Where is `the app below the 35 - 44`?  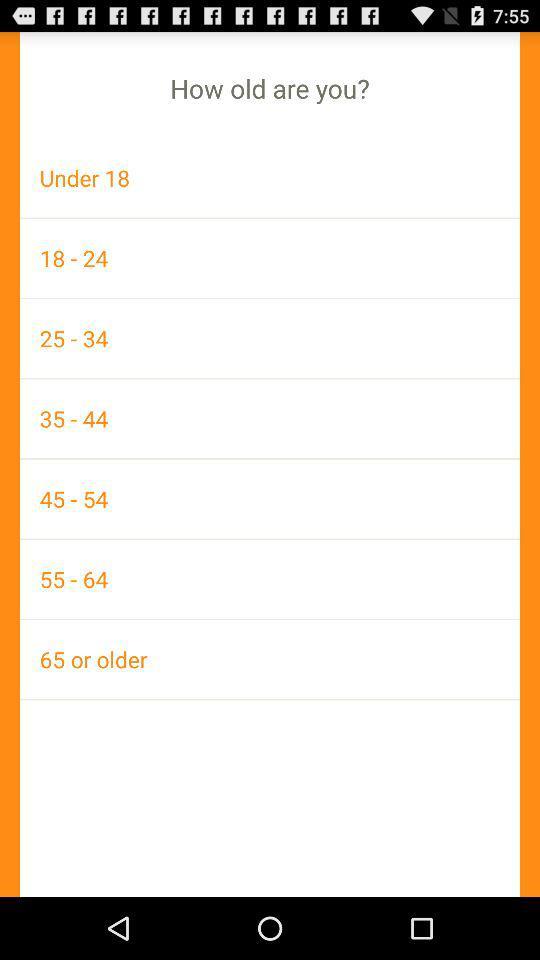 the app below the 35 - 44 is located at coordinates (270, 498).